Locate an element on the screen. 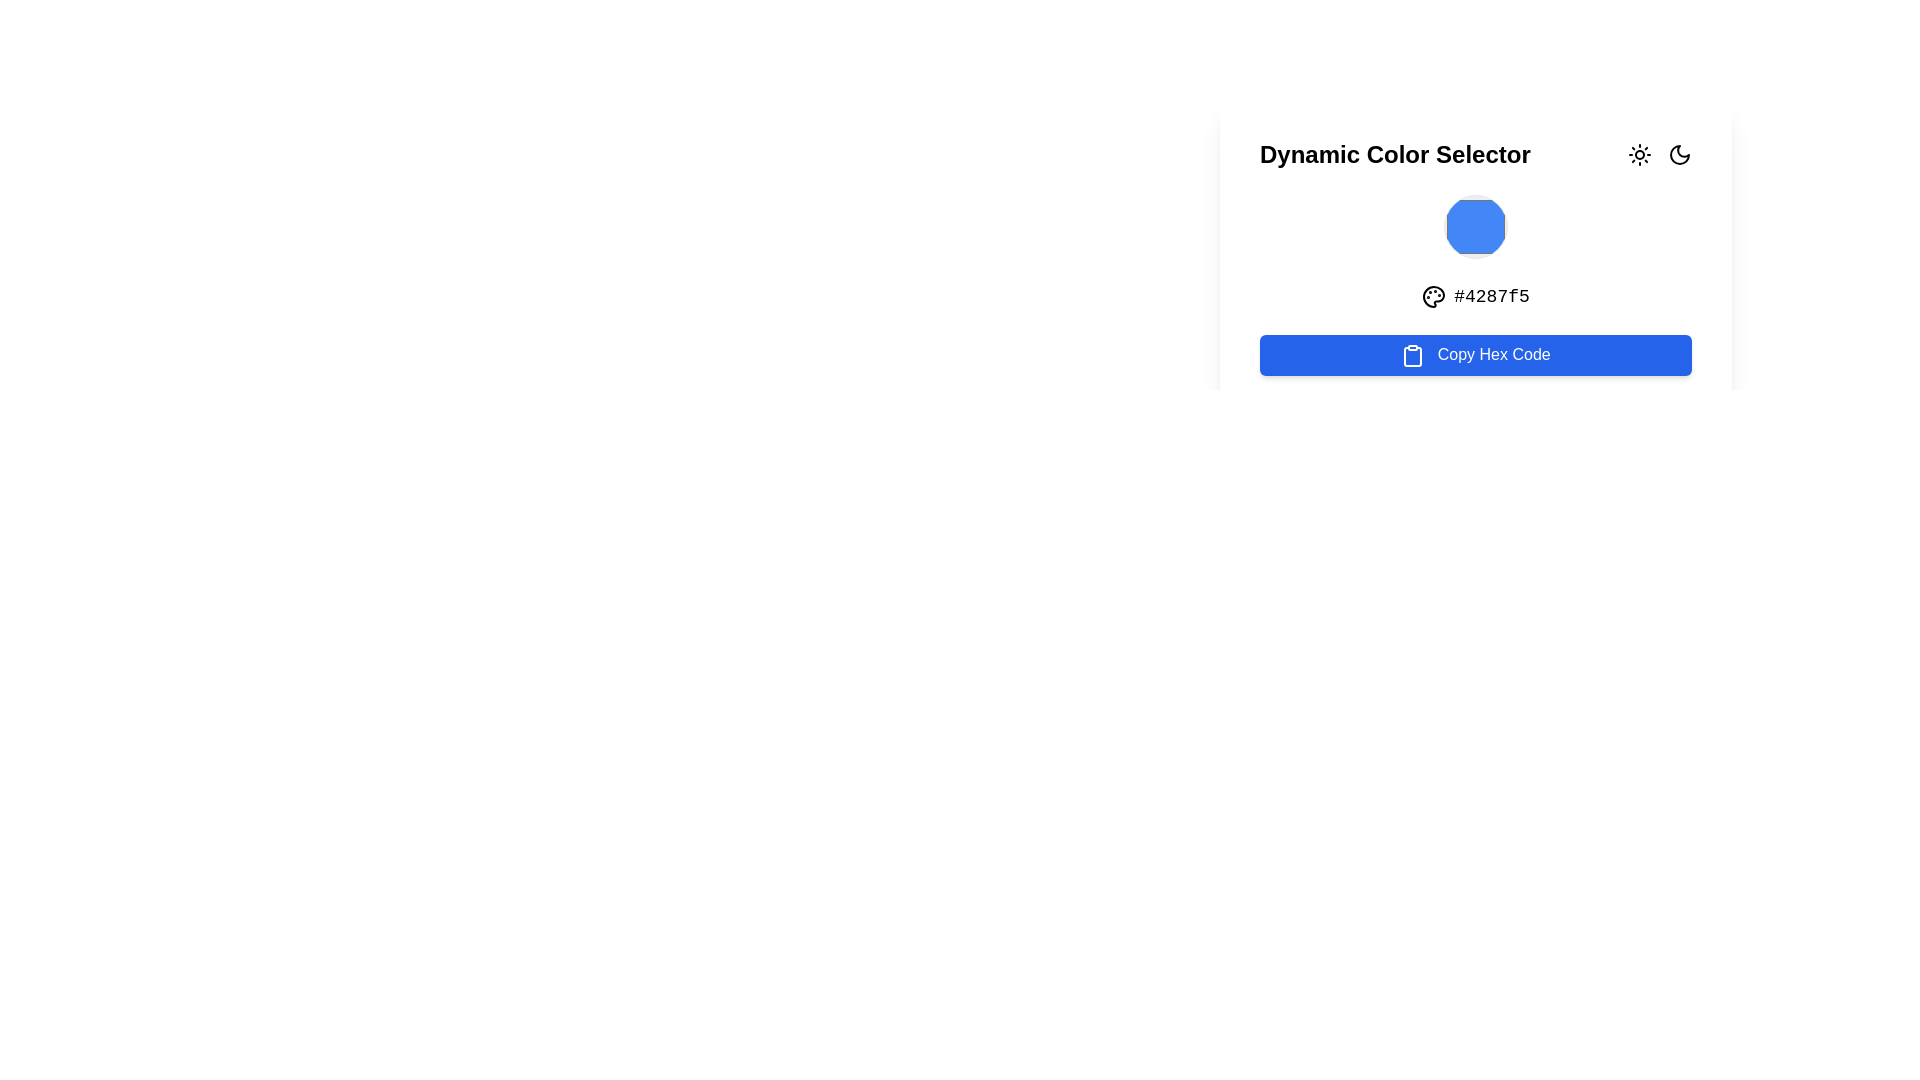  the crescent moon SVG icon next to the 'Dynamic Color Selector' text label is located at coordinates (1680, 153).